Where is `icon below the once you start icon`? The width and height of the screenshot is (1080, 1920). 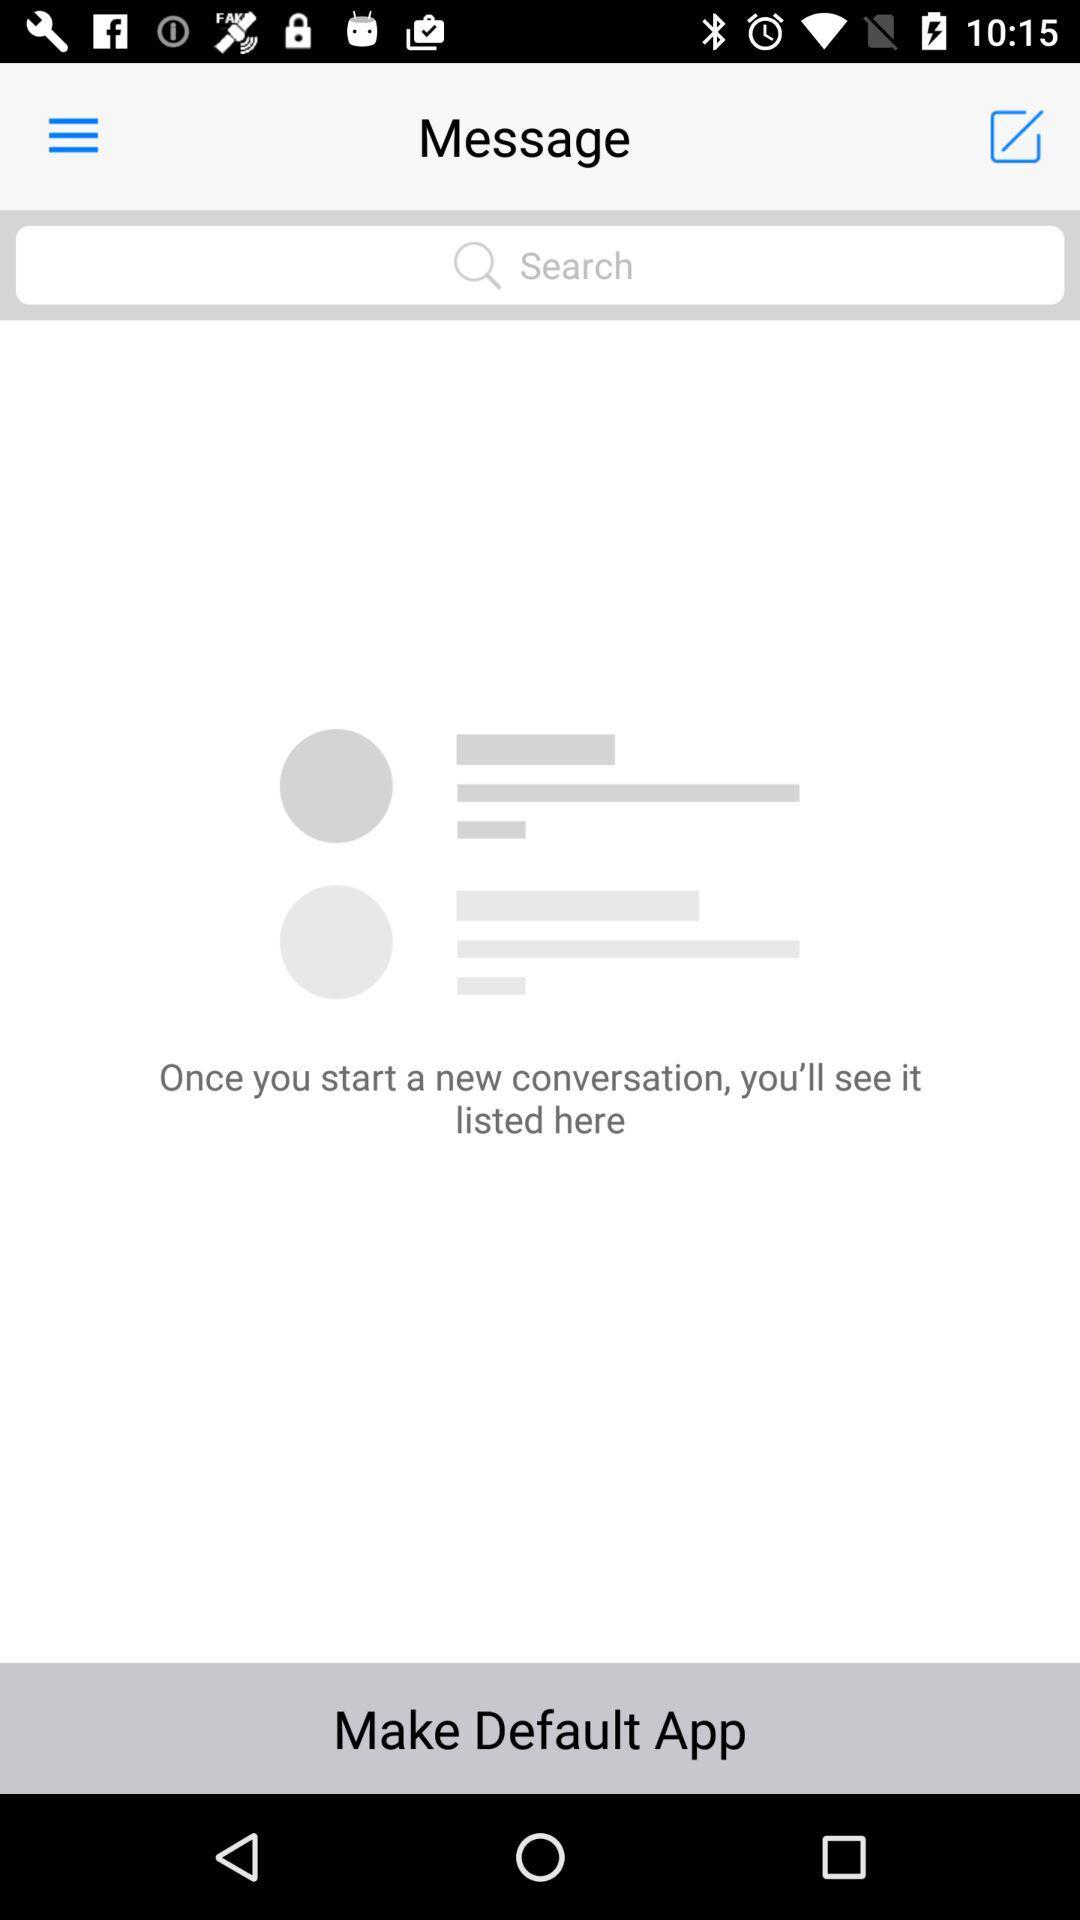 icon below the once you start icon is located at coordinates (540, 1727).